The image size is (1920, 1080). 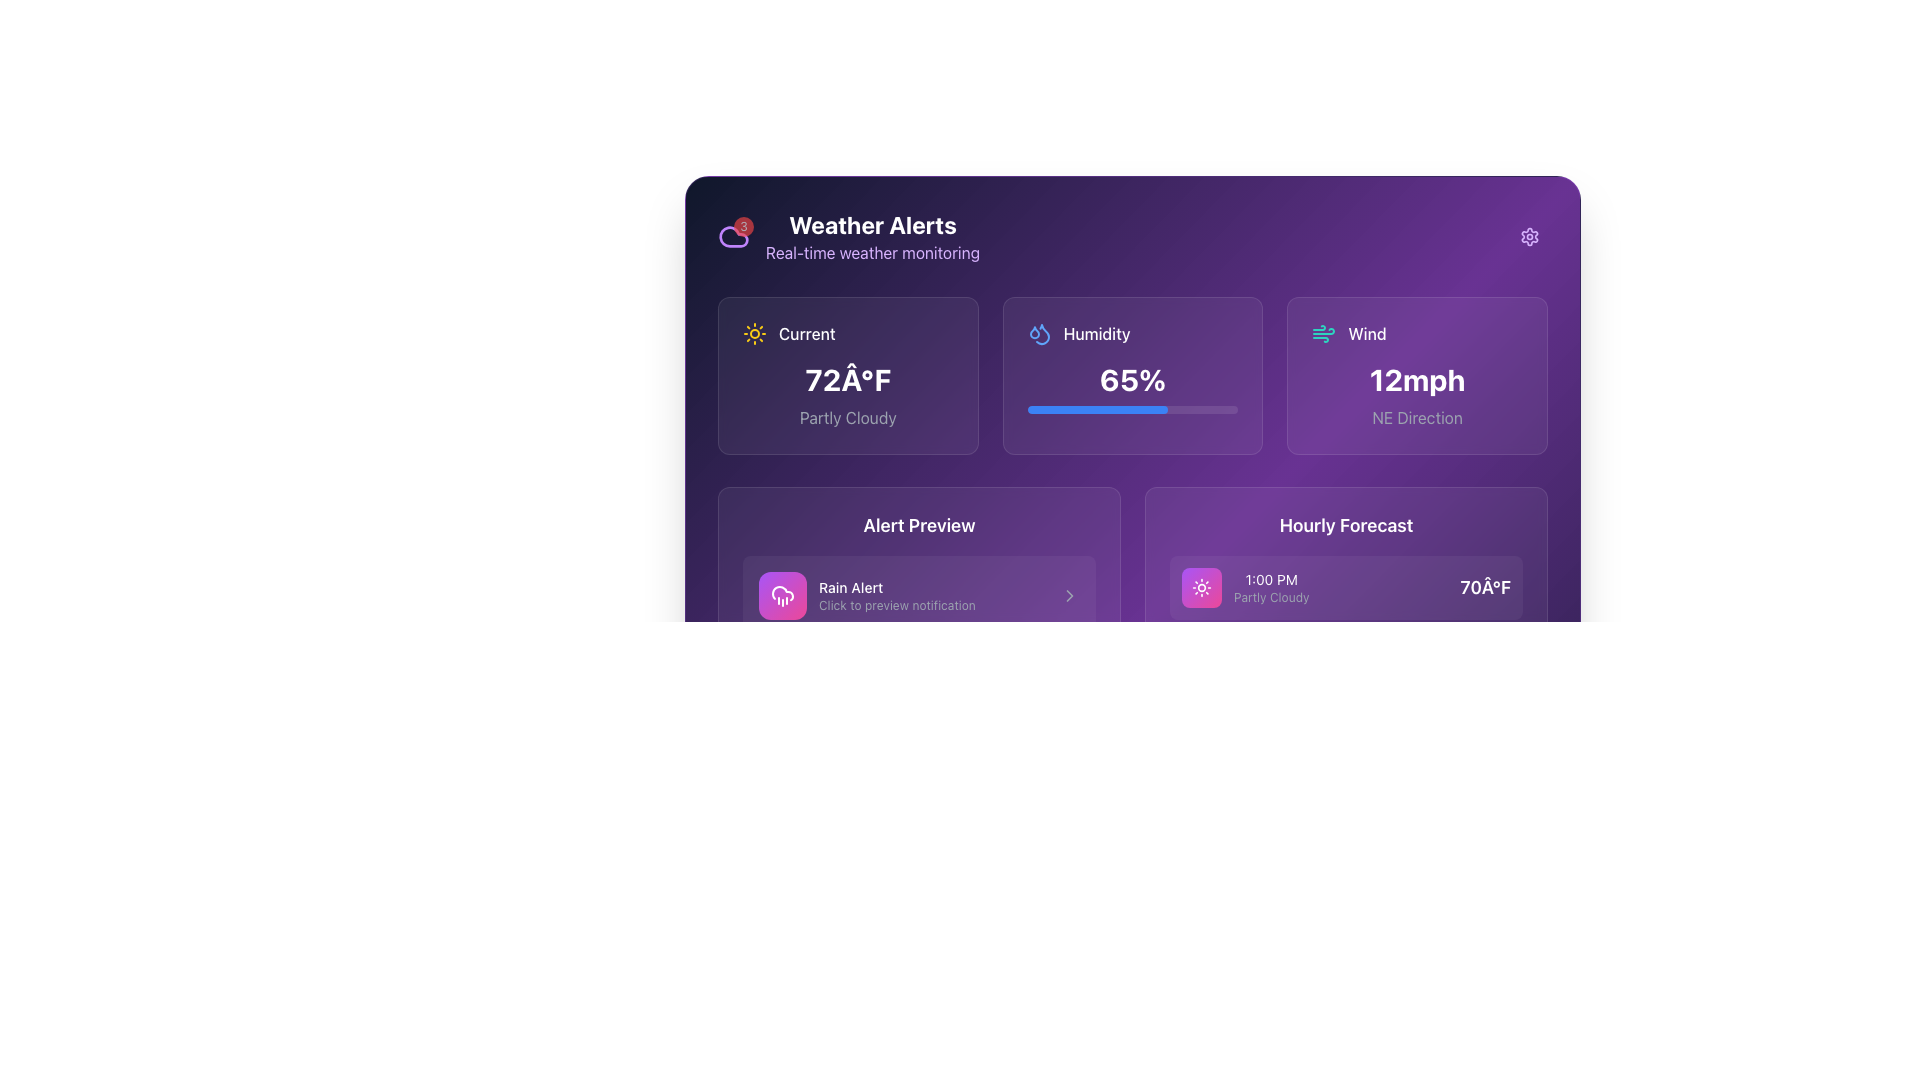 What do you see at coordinates (1529, 235) in the screenshot?
I see `the outer contour of the gear-shaped icon located in the top-right corner of the interface` at bounding box center [1529, 235].